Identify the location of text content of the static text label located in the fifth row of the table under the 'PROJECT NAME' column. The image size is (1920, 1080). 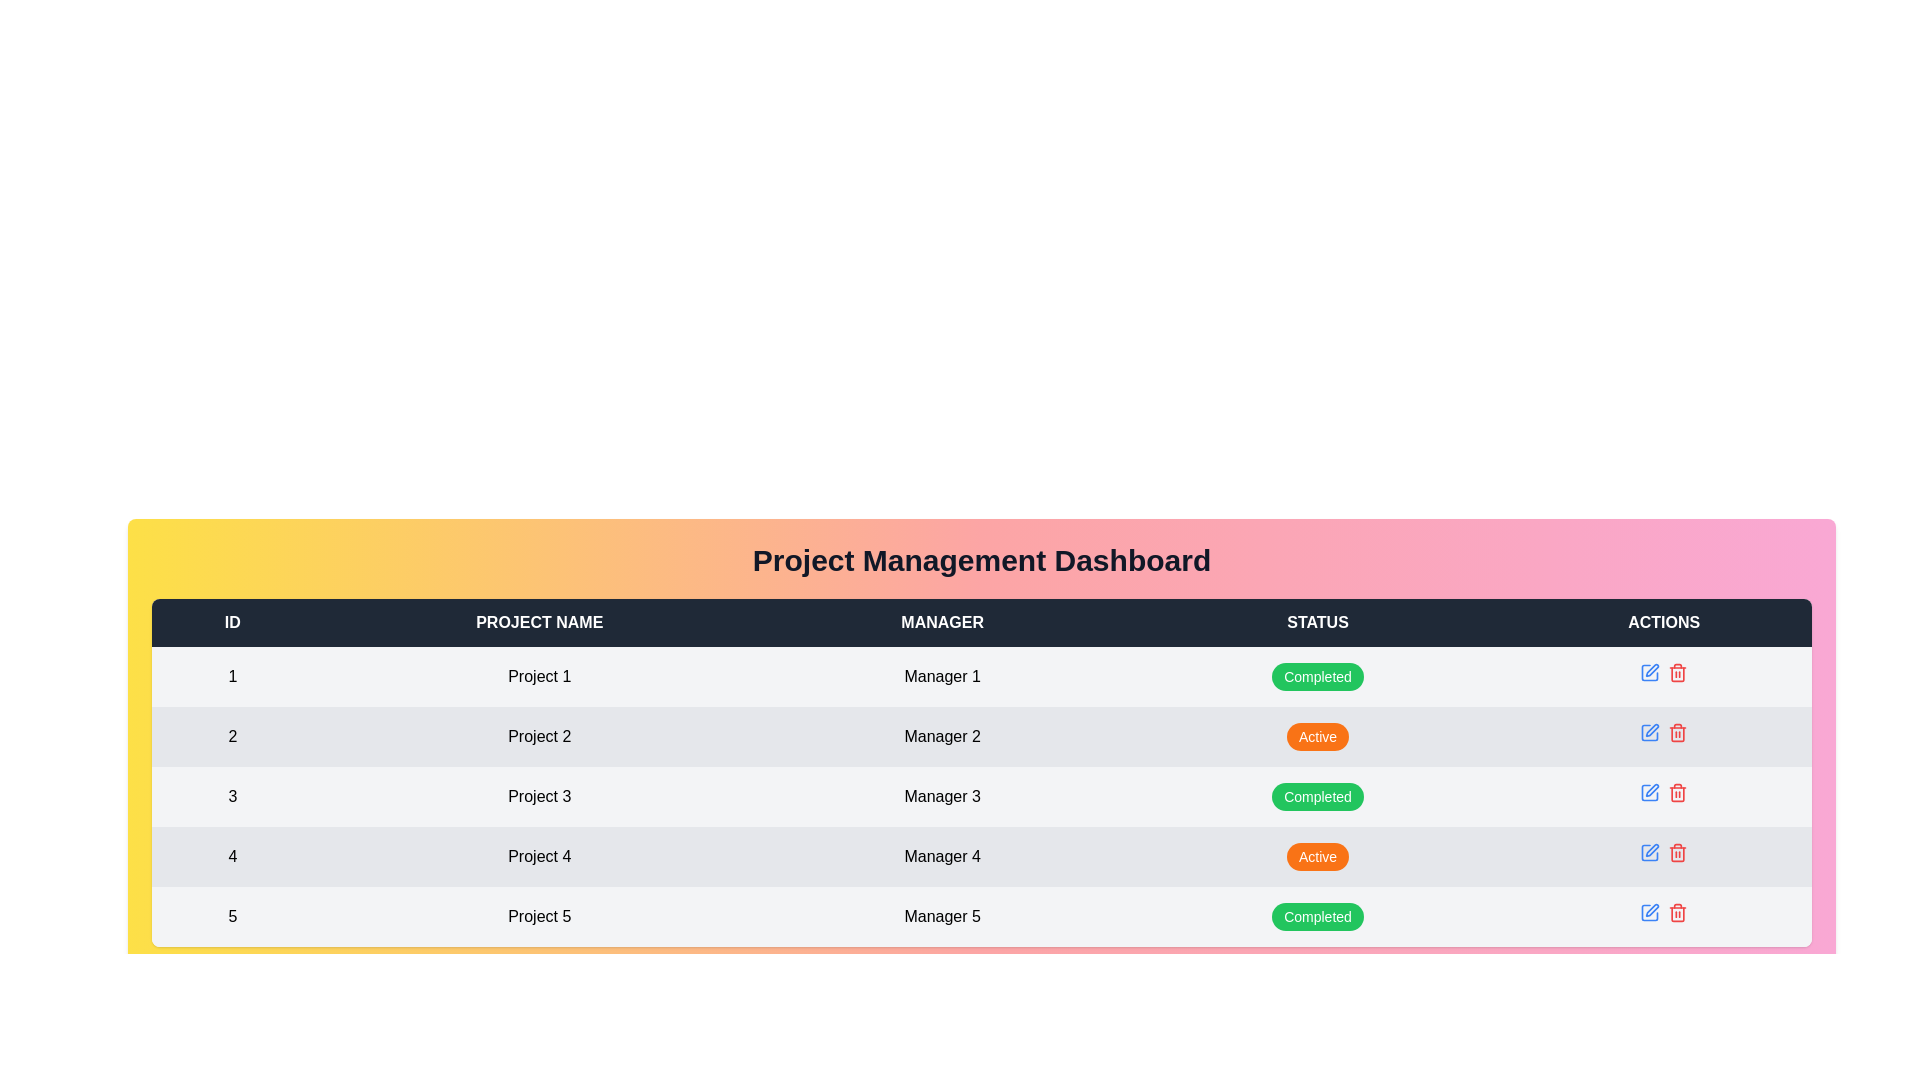
(539, 917).